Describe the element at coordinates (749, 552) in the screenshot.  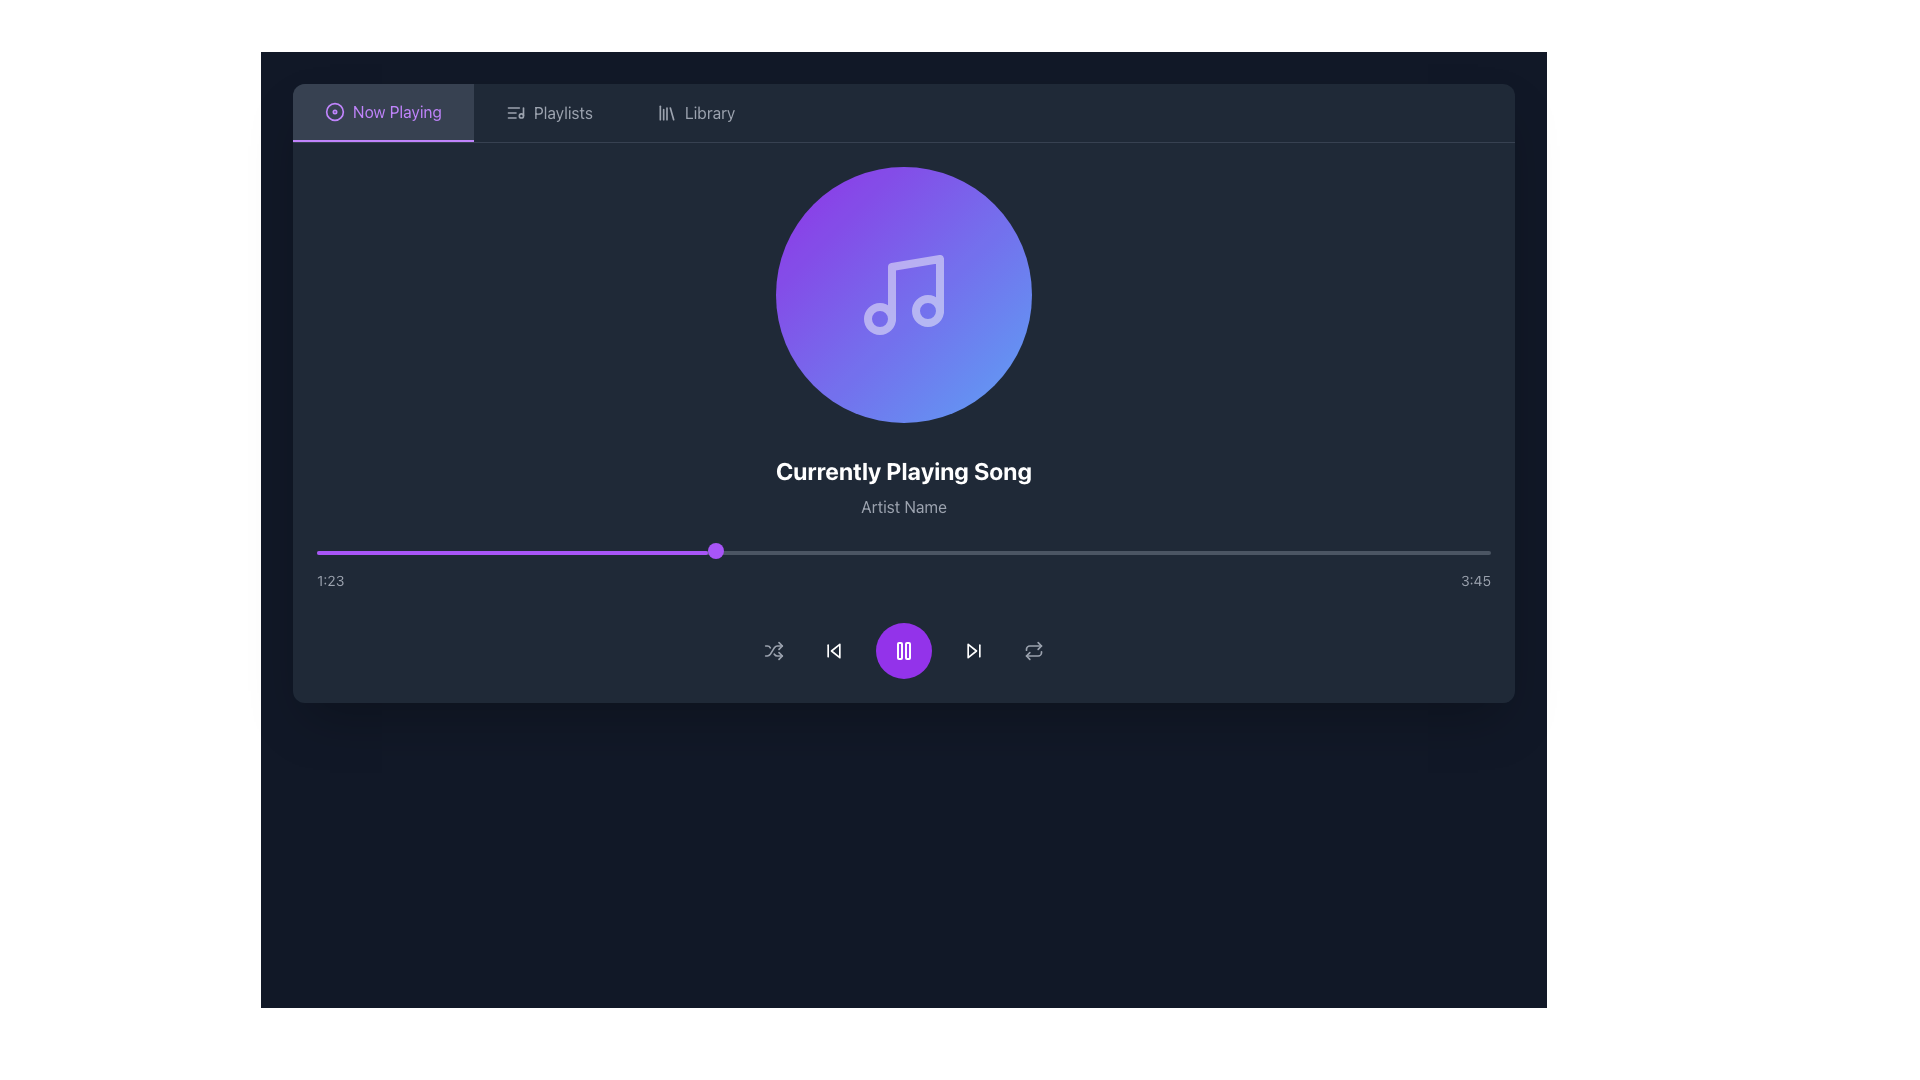
I see `the playback position` at that location.